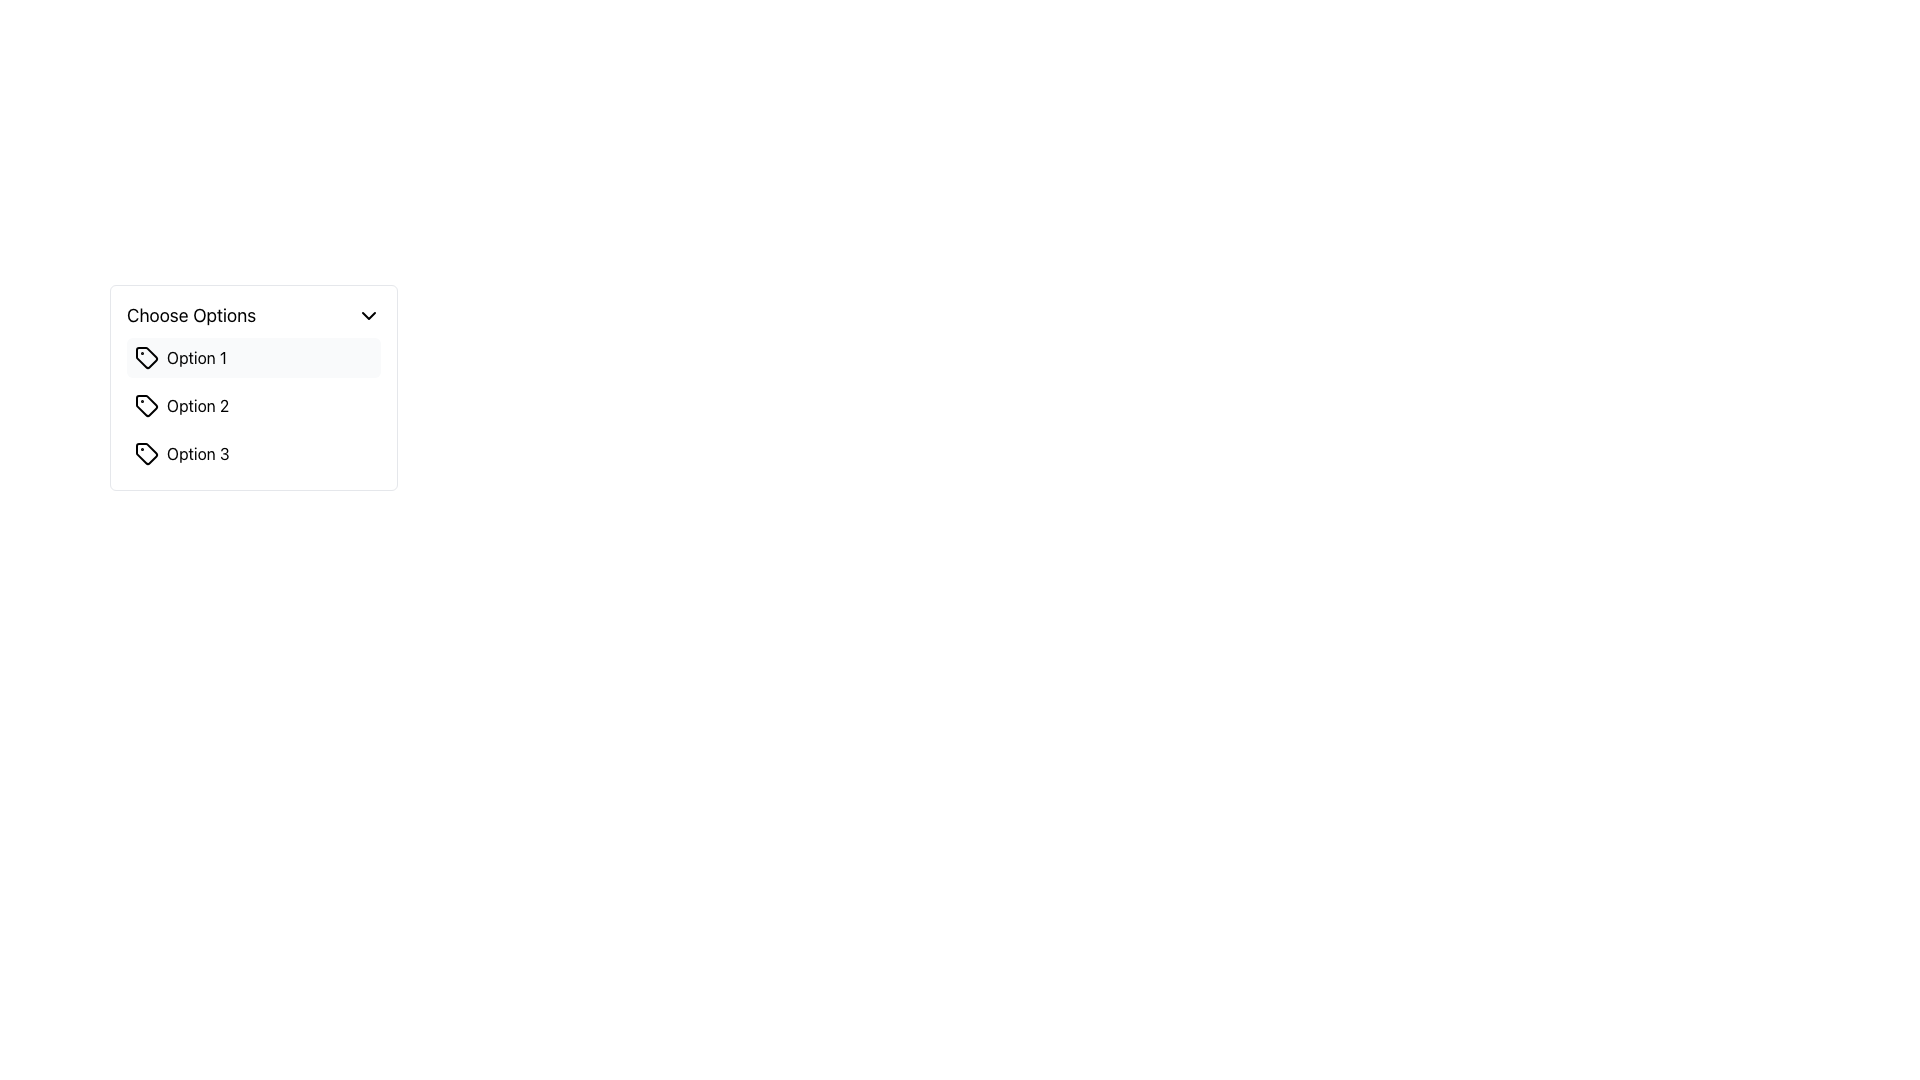  I want to click on the text label 'Option 1', so click(196, 357).